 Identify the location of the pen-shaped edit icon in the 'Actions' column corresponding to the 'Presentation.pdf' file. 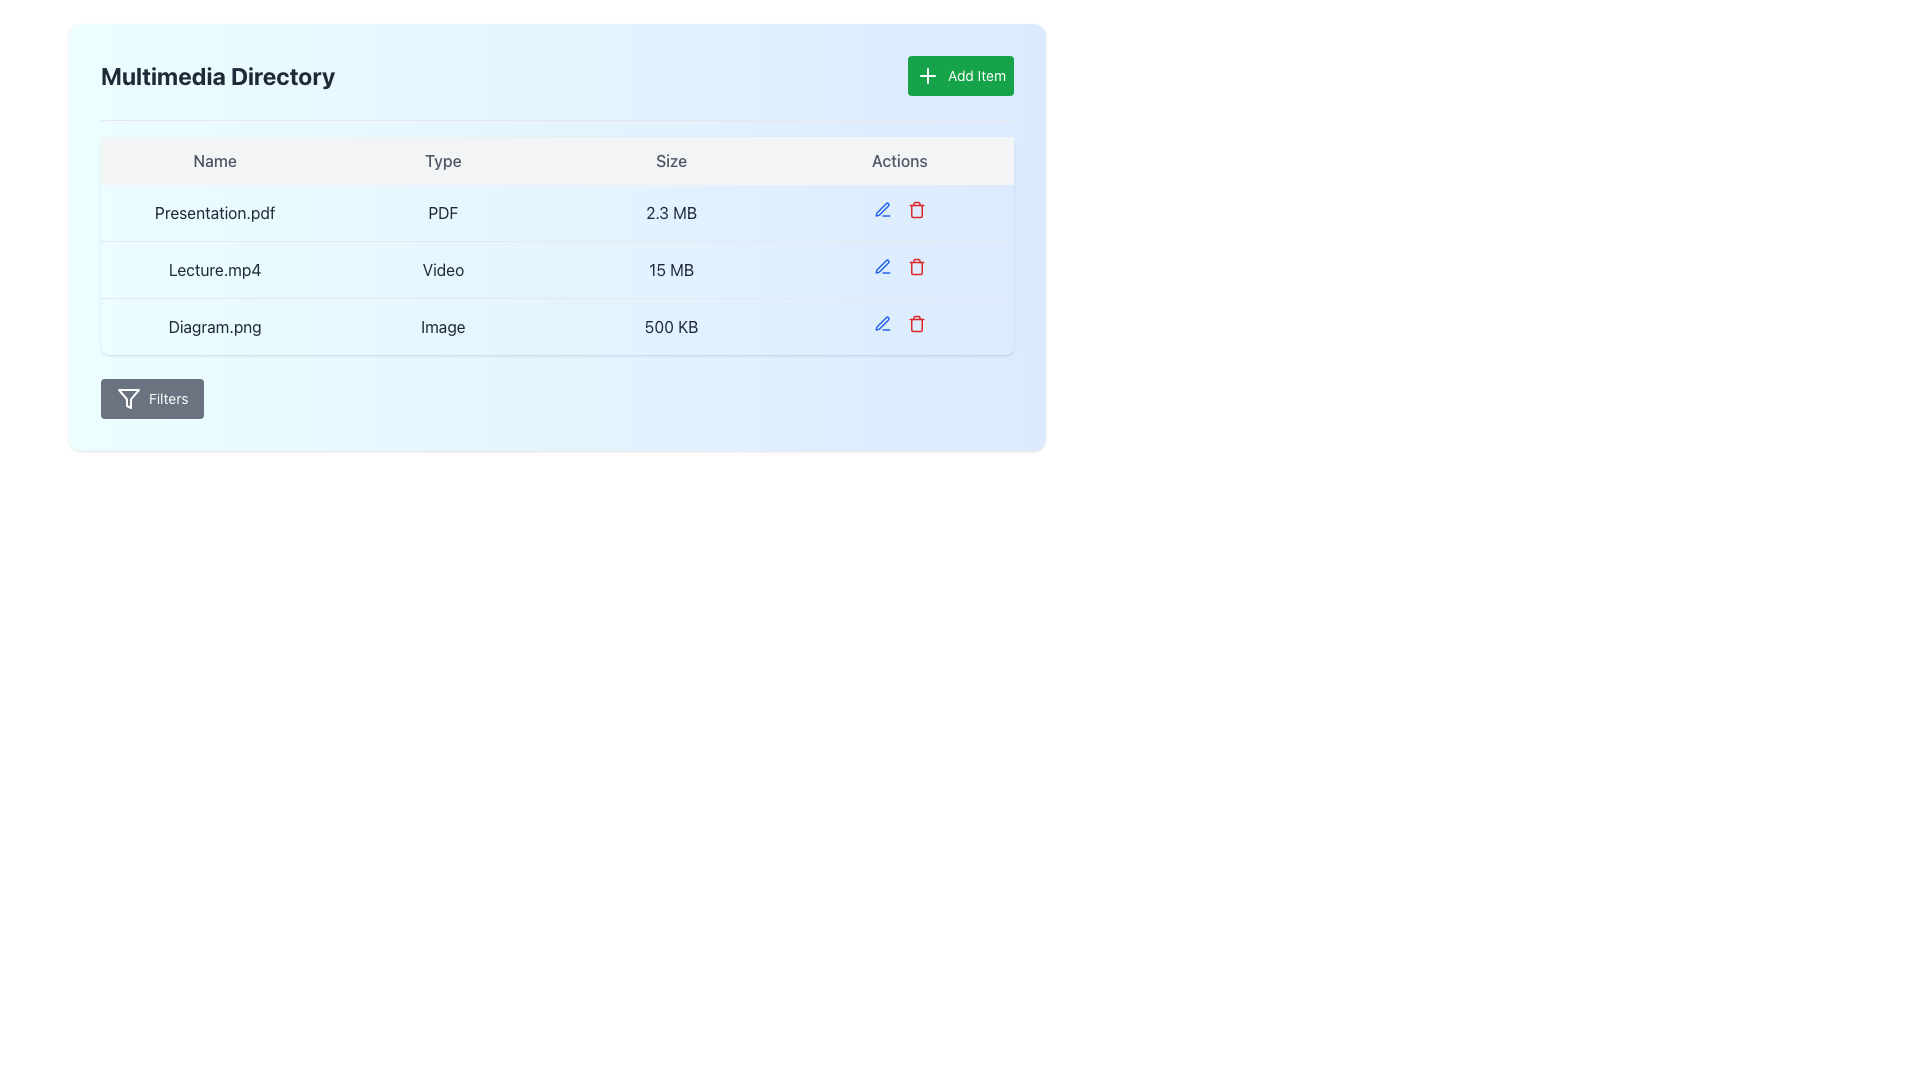
(881, 322).